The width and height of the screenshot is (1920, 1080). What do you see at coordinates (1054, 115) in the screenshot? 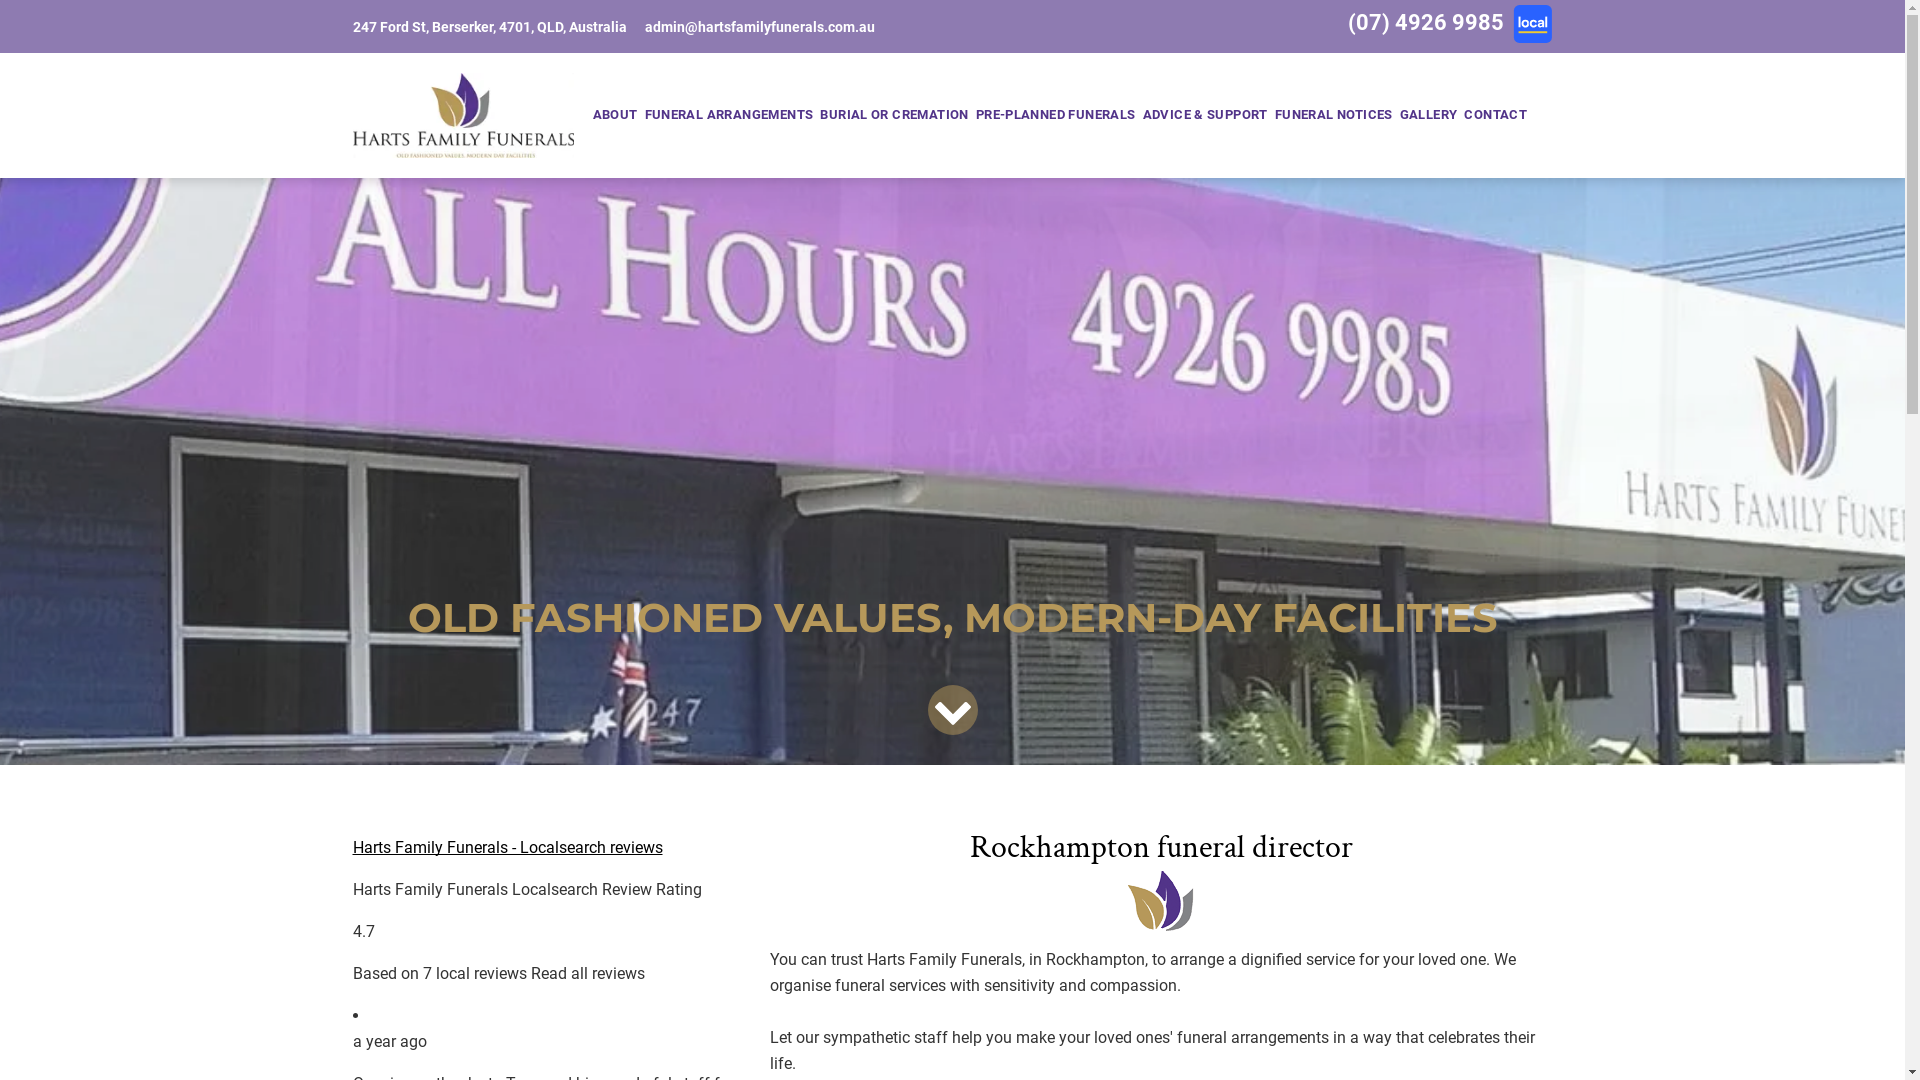
I see `'PRE-PLANNED FUNERALS'` at bounding box center [1054, 115].